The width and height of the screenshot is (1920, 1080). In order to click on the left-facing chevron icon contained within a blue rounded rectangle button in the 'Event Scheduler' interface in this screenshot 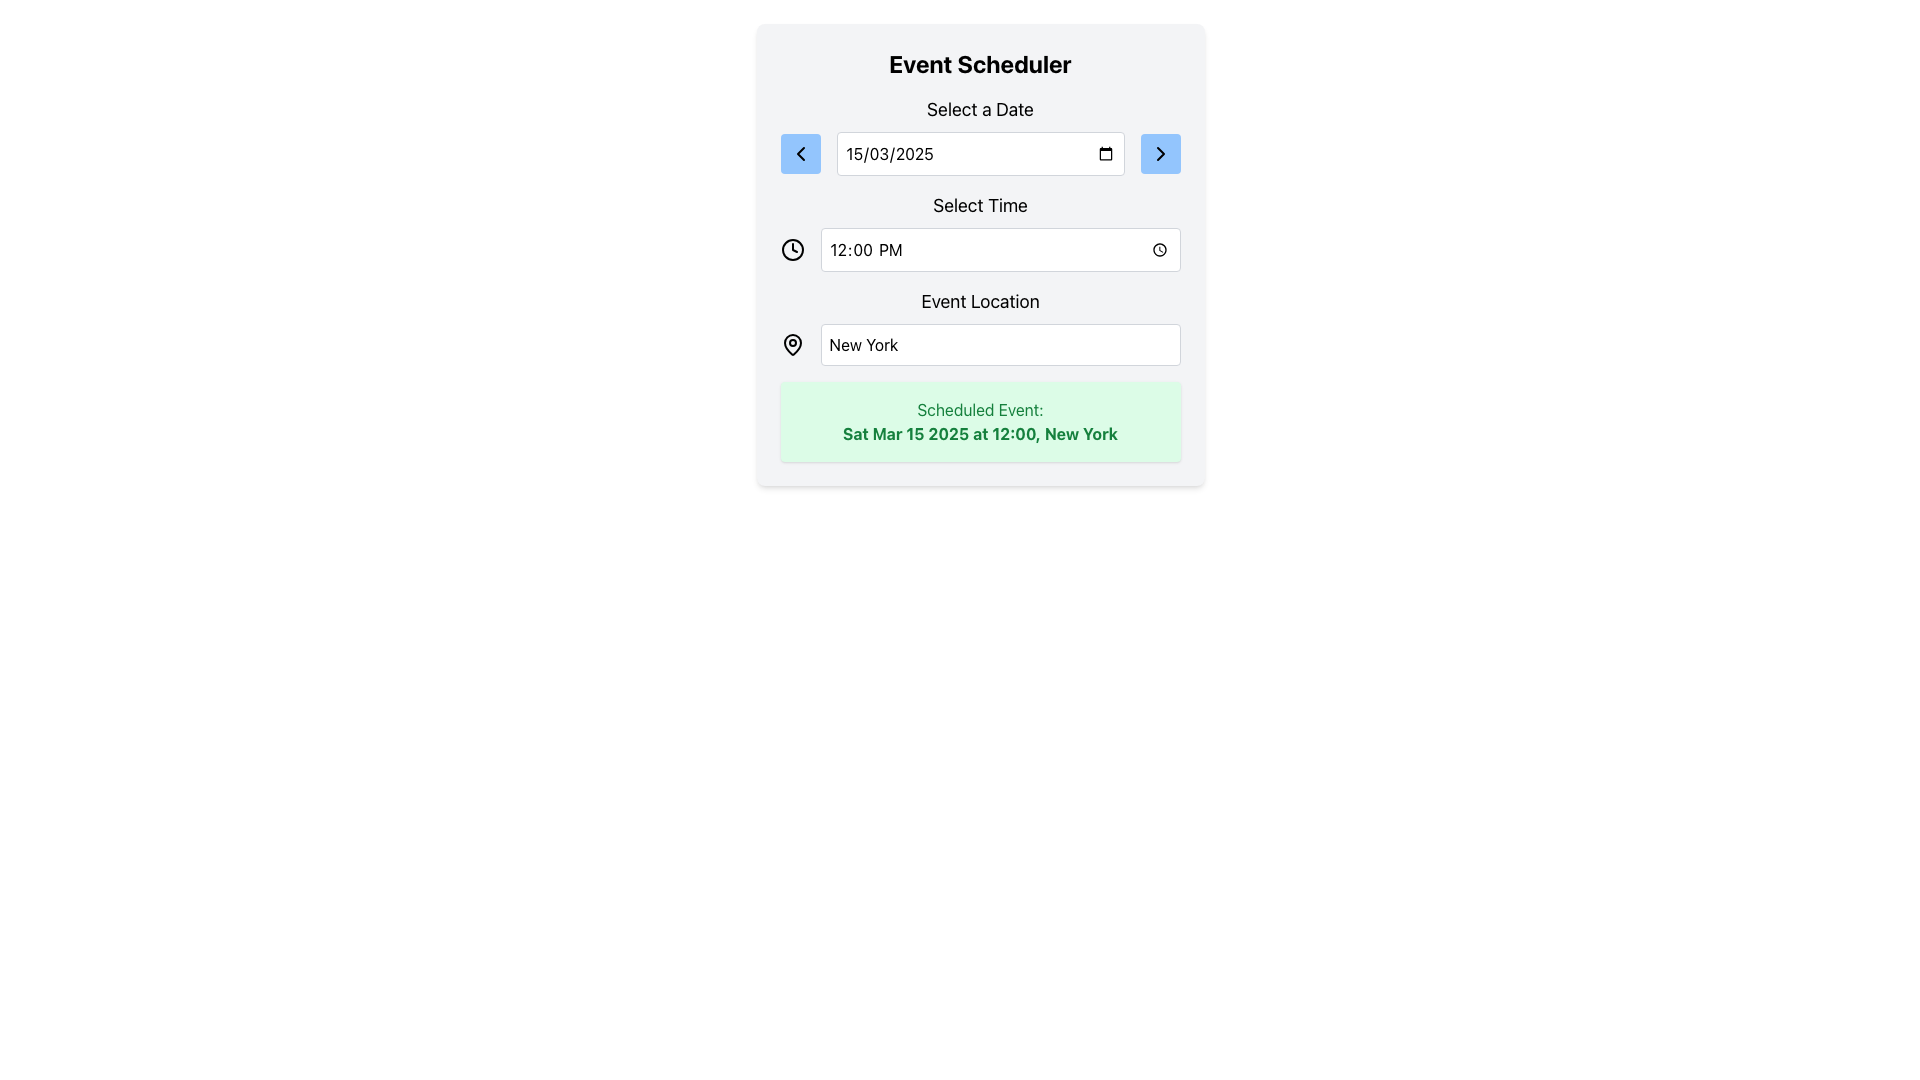, I will do `click(800, 153)`.